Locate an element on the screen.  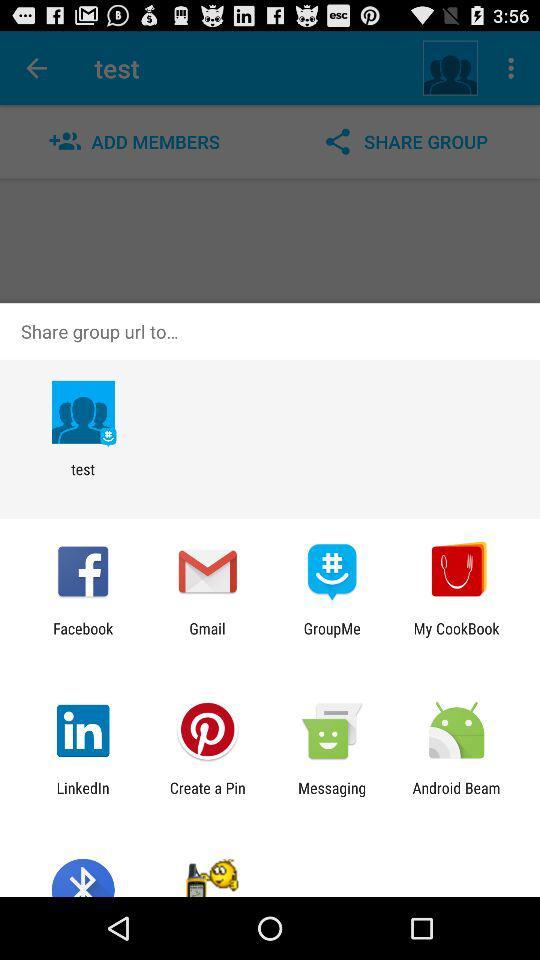
the item to the right of create a pin app is located at coordinates (332, 796).